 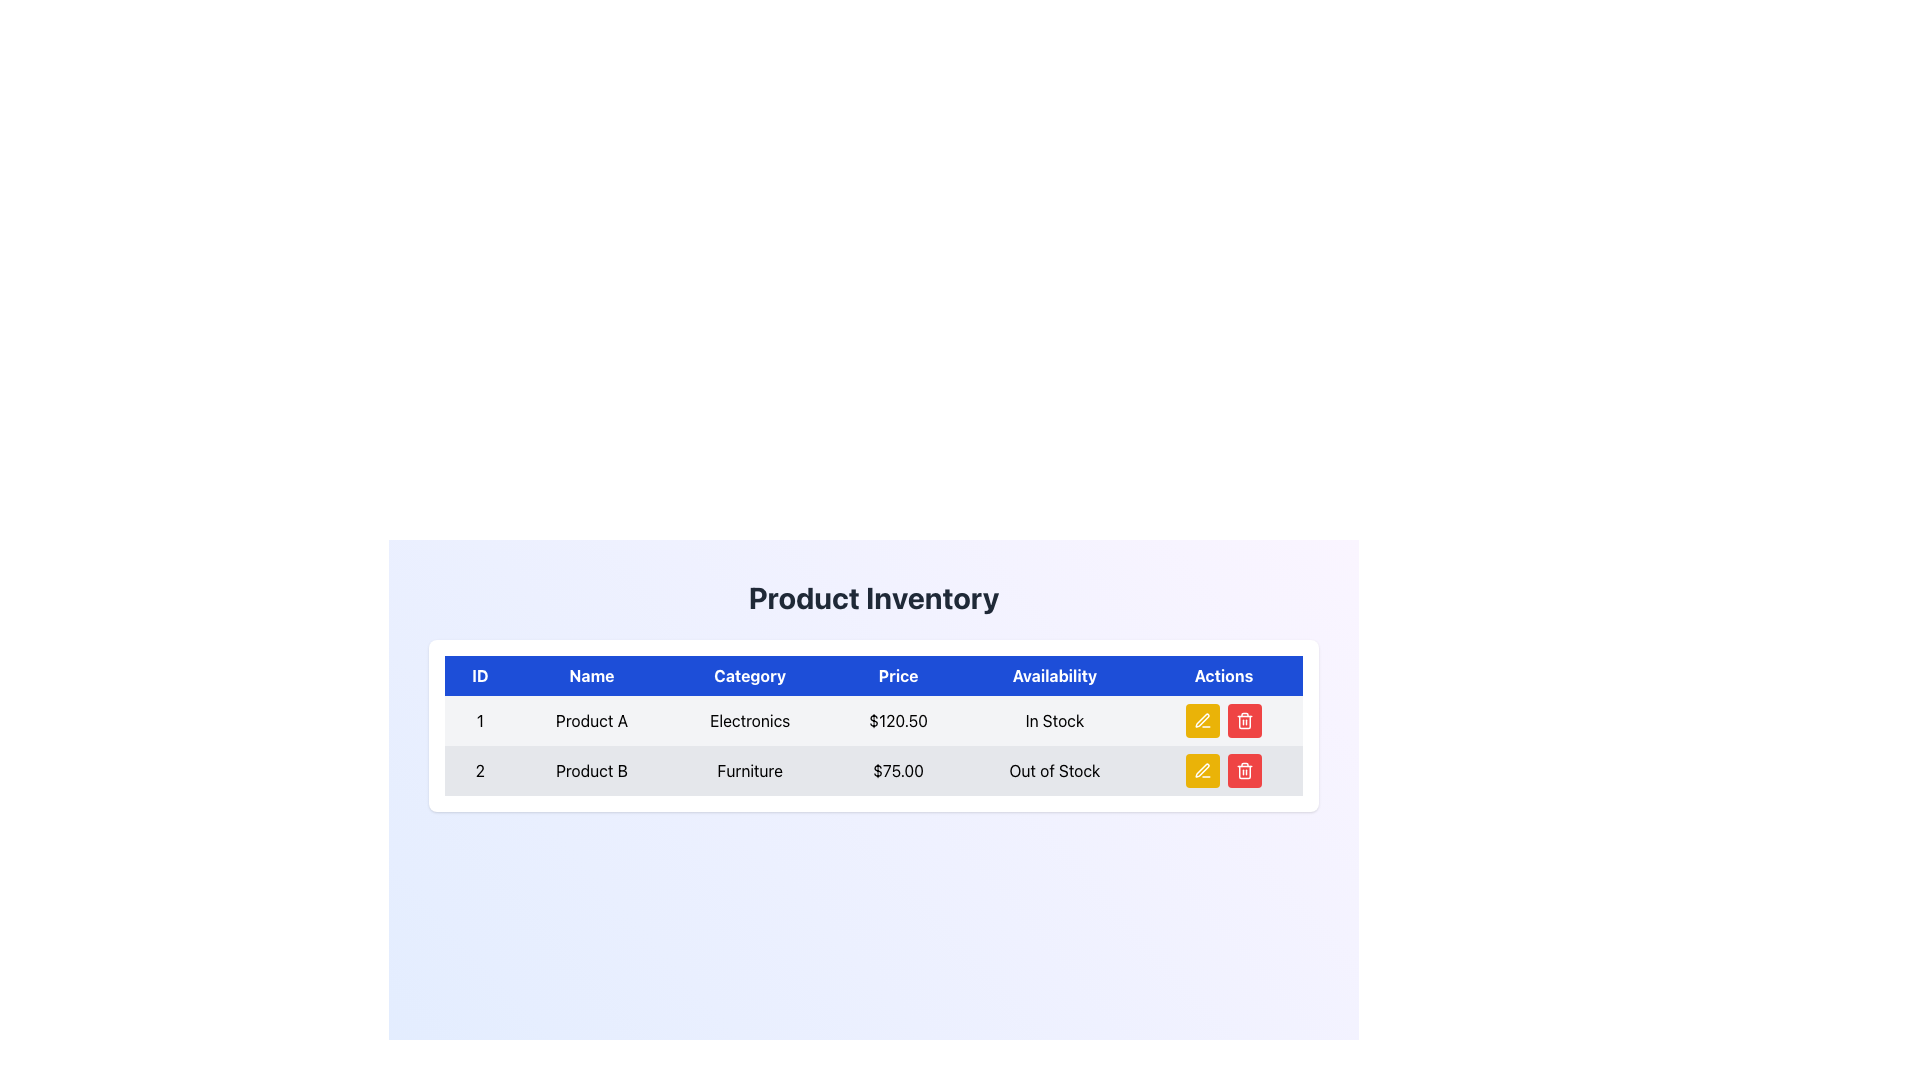 What do you see at coordinates (1201, 770) in the screenshot?
I see `the edit icon button resembling a pen with a yellow background in the 'Actions' column of the second row in the 'Product Inventory' table` at bounding box center [1201, 770].